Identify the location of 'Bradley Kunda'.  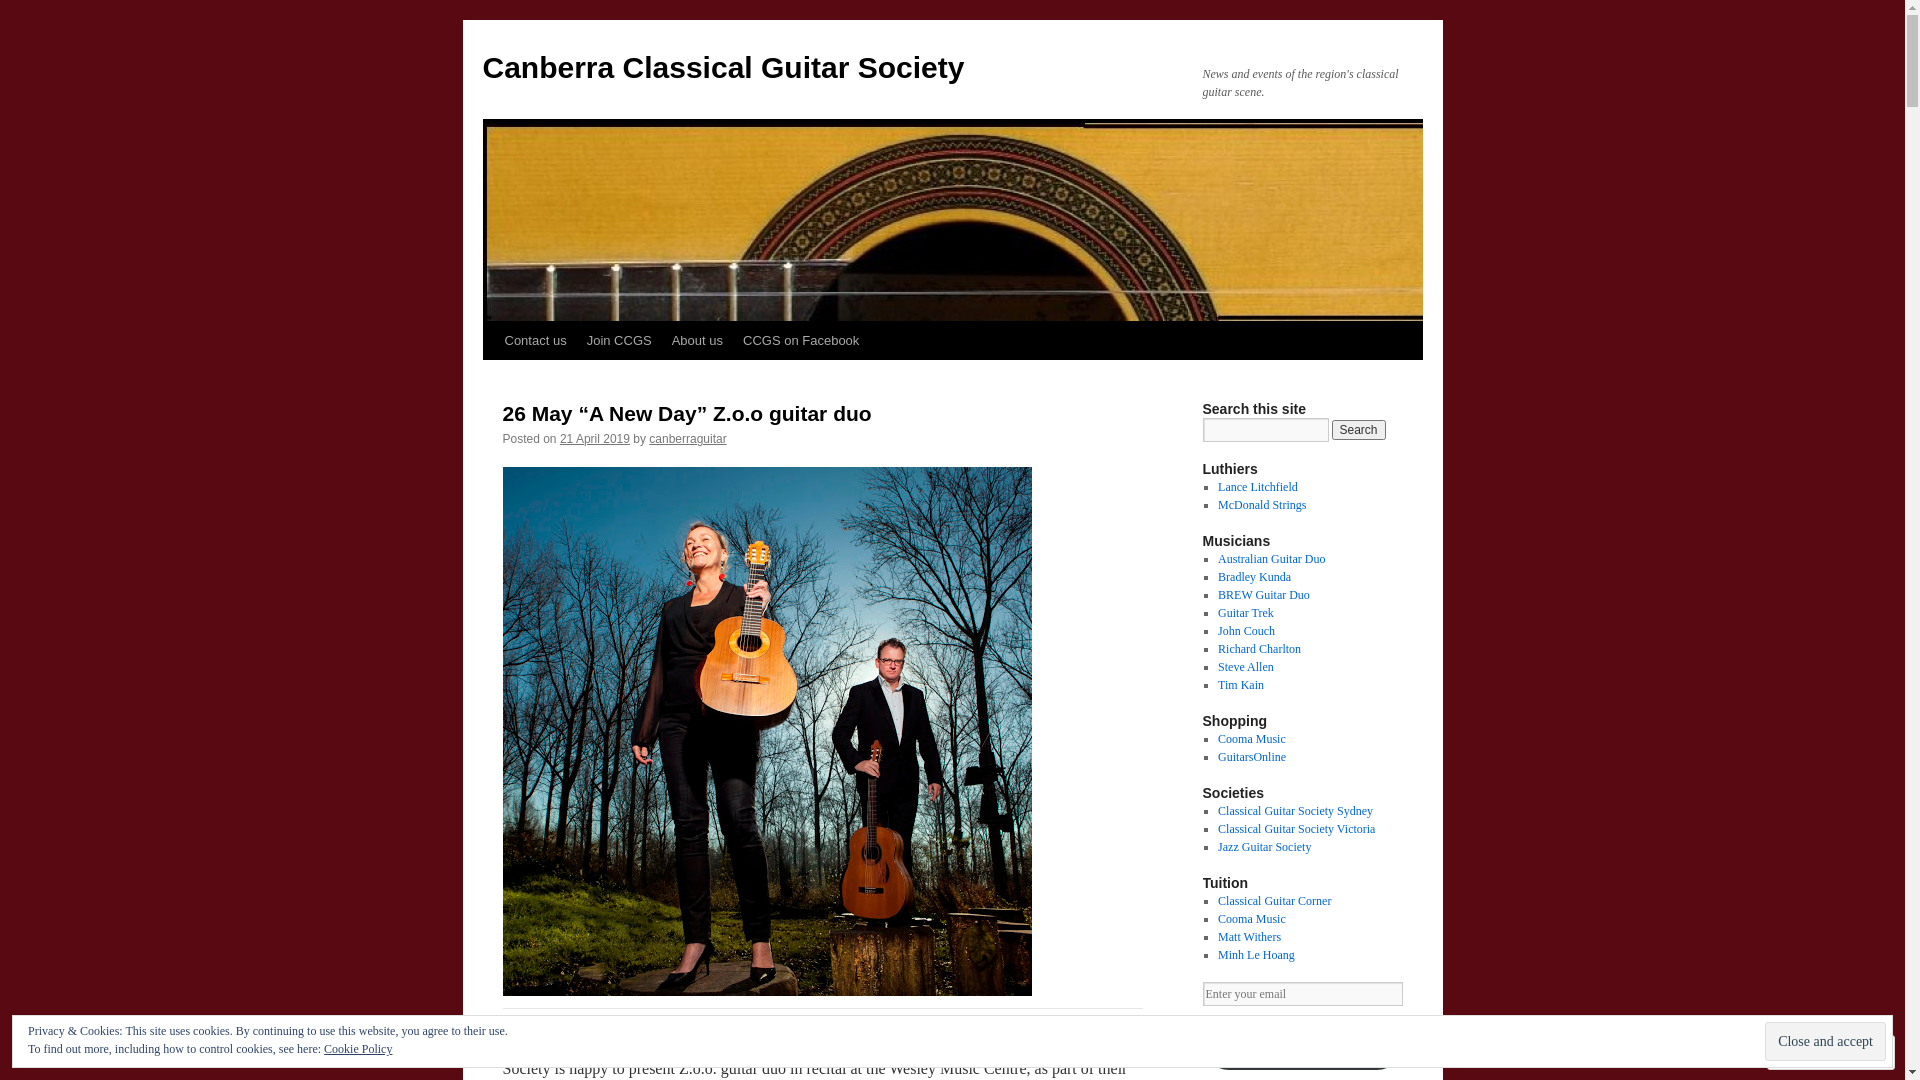
(1253, 577).